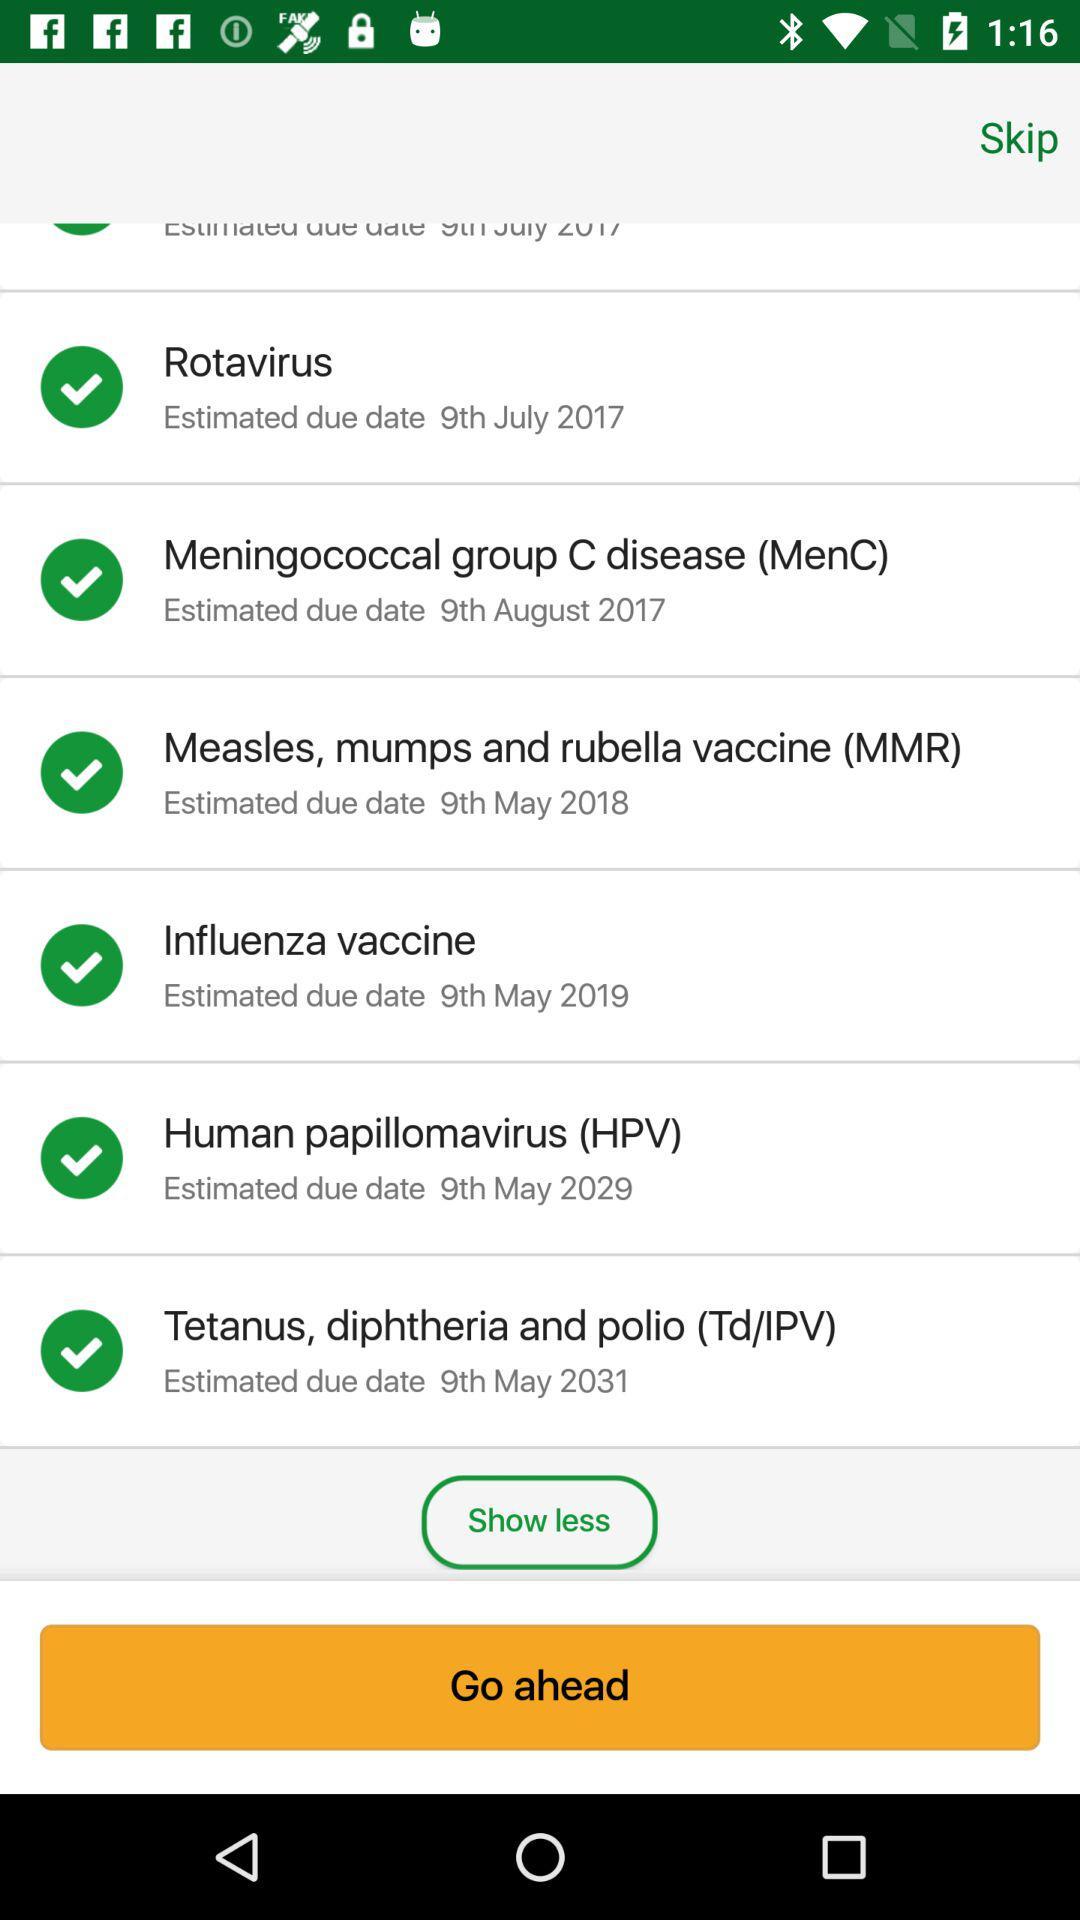 The image size is (1080, 1920). Describe the element at coordinates (101, 965) in the screenshot. I see `verify item` at that location.